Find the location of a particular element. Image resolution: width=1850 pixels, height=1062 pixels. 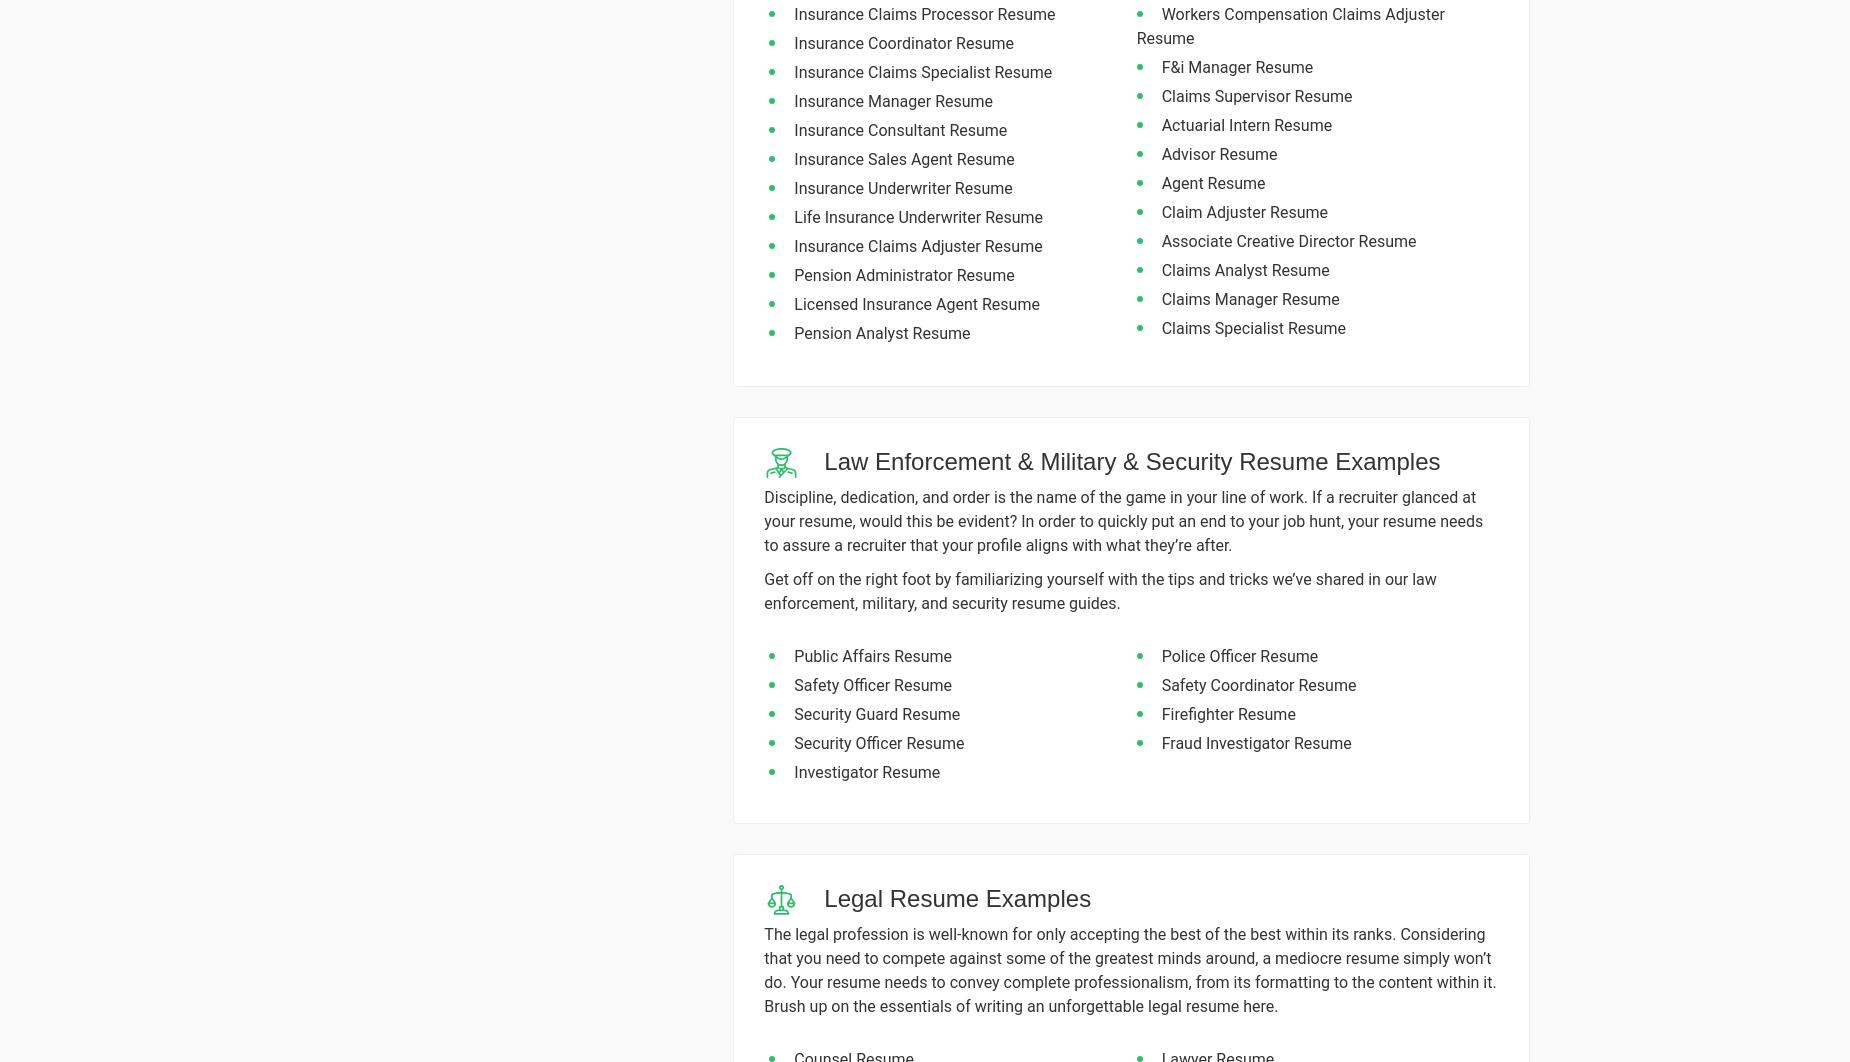

'Life Insurance Underwriter Resume' is located at coordinates (794, 216).